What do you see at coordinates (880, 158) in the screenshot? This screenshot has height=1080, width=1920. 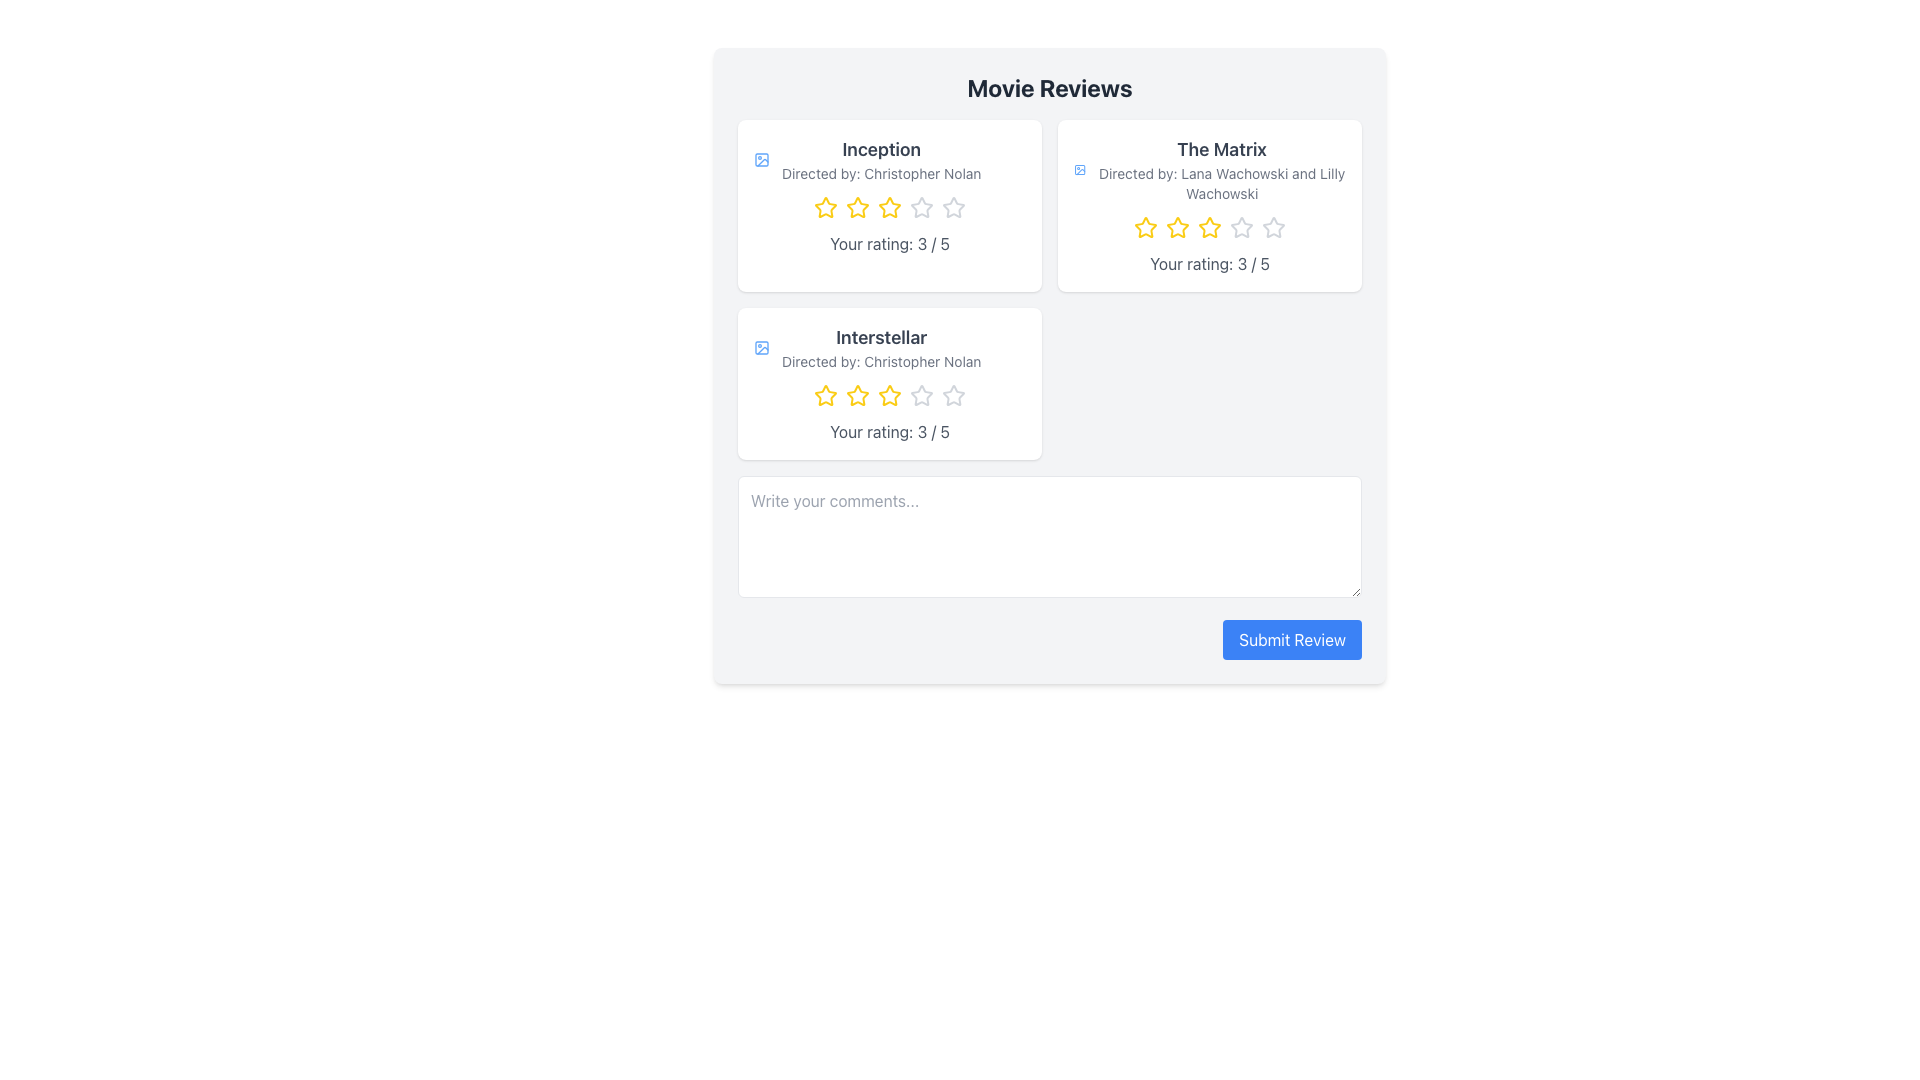 I see `text displayed in the card containing the movie title 'Inception' and the subtitle 'Directed by: Christopher Nolan', located in the top-left quadrant of the interface` at bounding box center [880, 158].